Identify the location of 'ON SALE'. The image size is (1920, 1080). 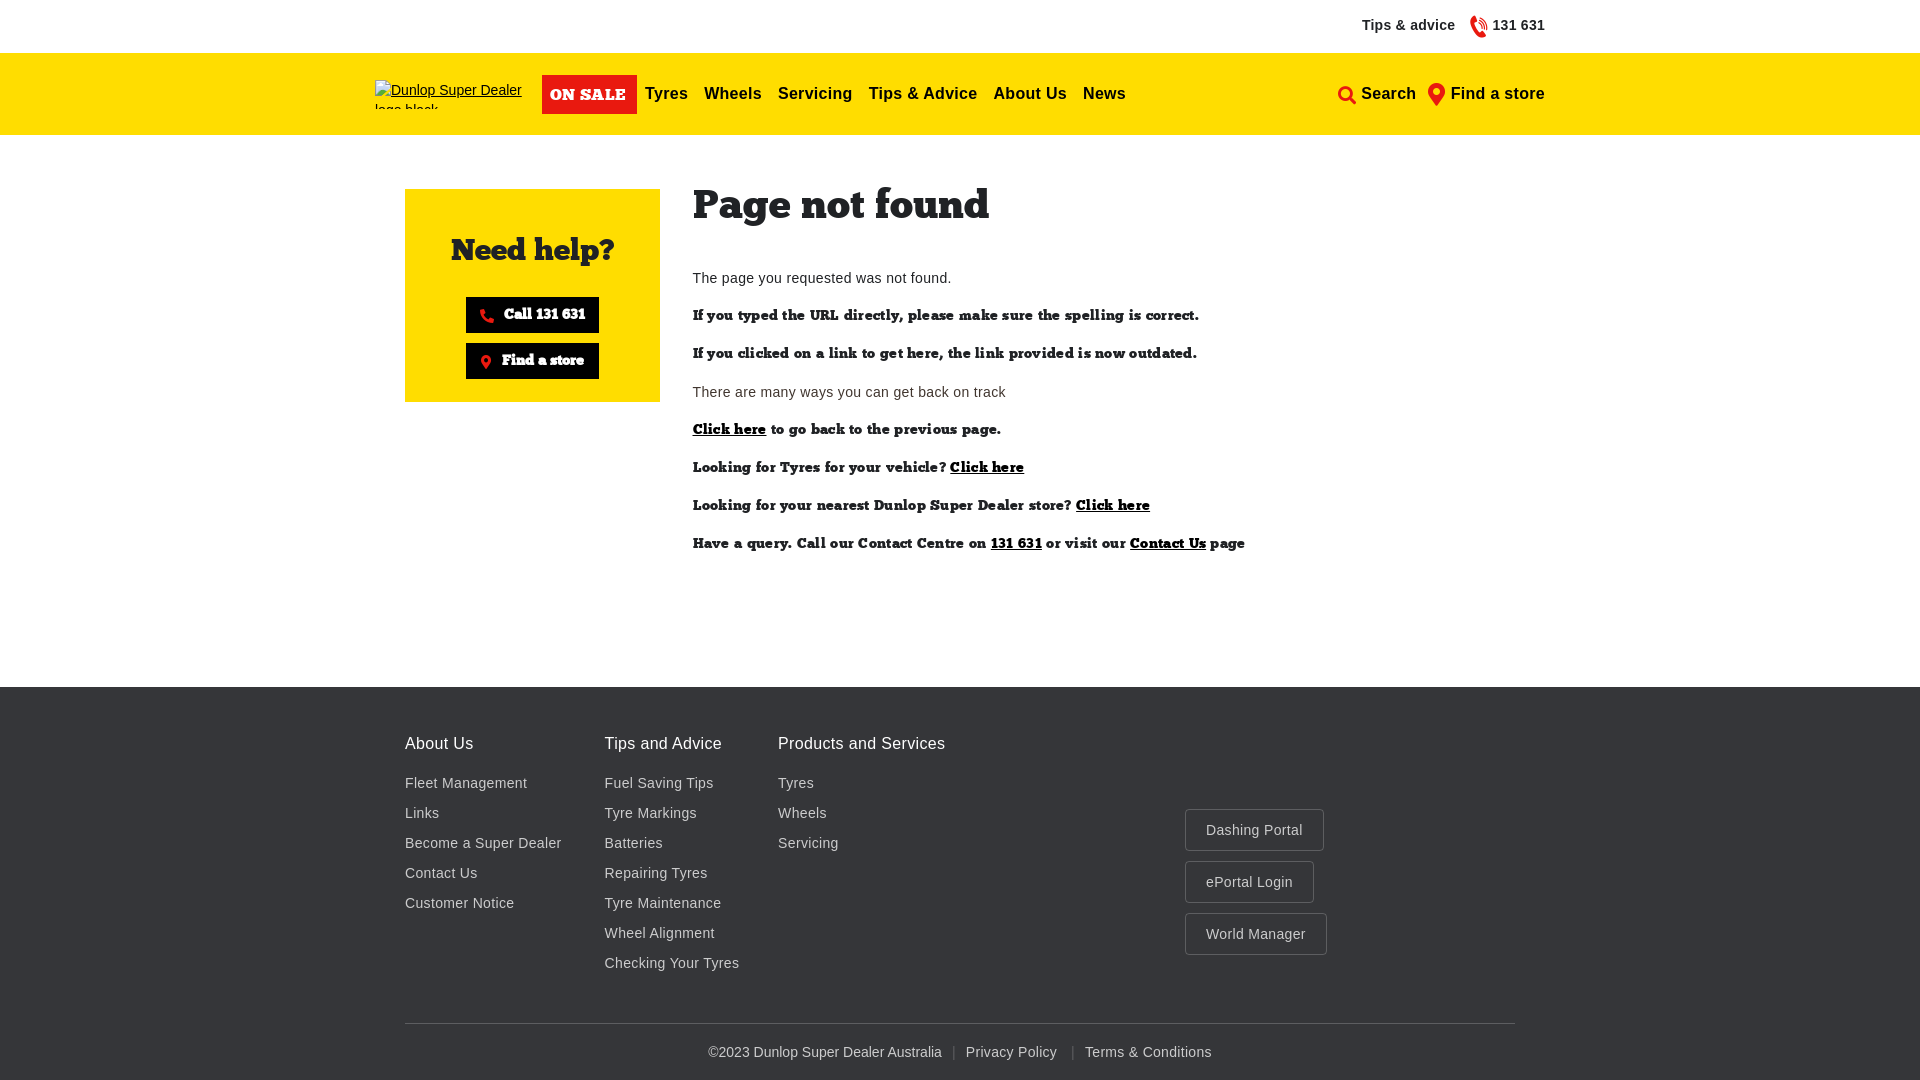
(588, 93).